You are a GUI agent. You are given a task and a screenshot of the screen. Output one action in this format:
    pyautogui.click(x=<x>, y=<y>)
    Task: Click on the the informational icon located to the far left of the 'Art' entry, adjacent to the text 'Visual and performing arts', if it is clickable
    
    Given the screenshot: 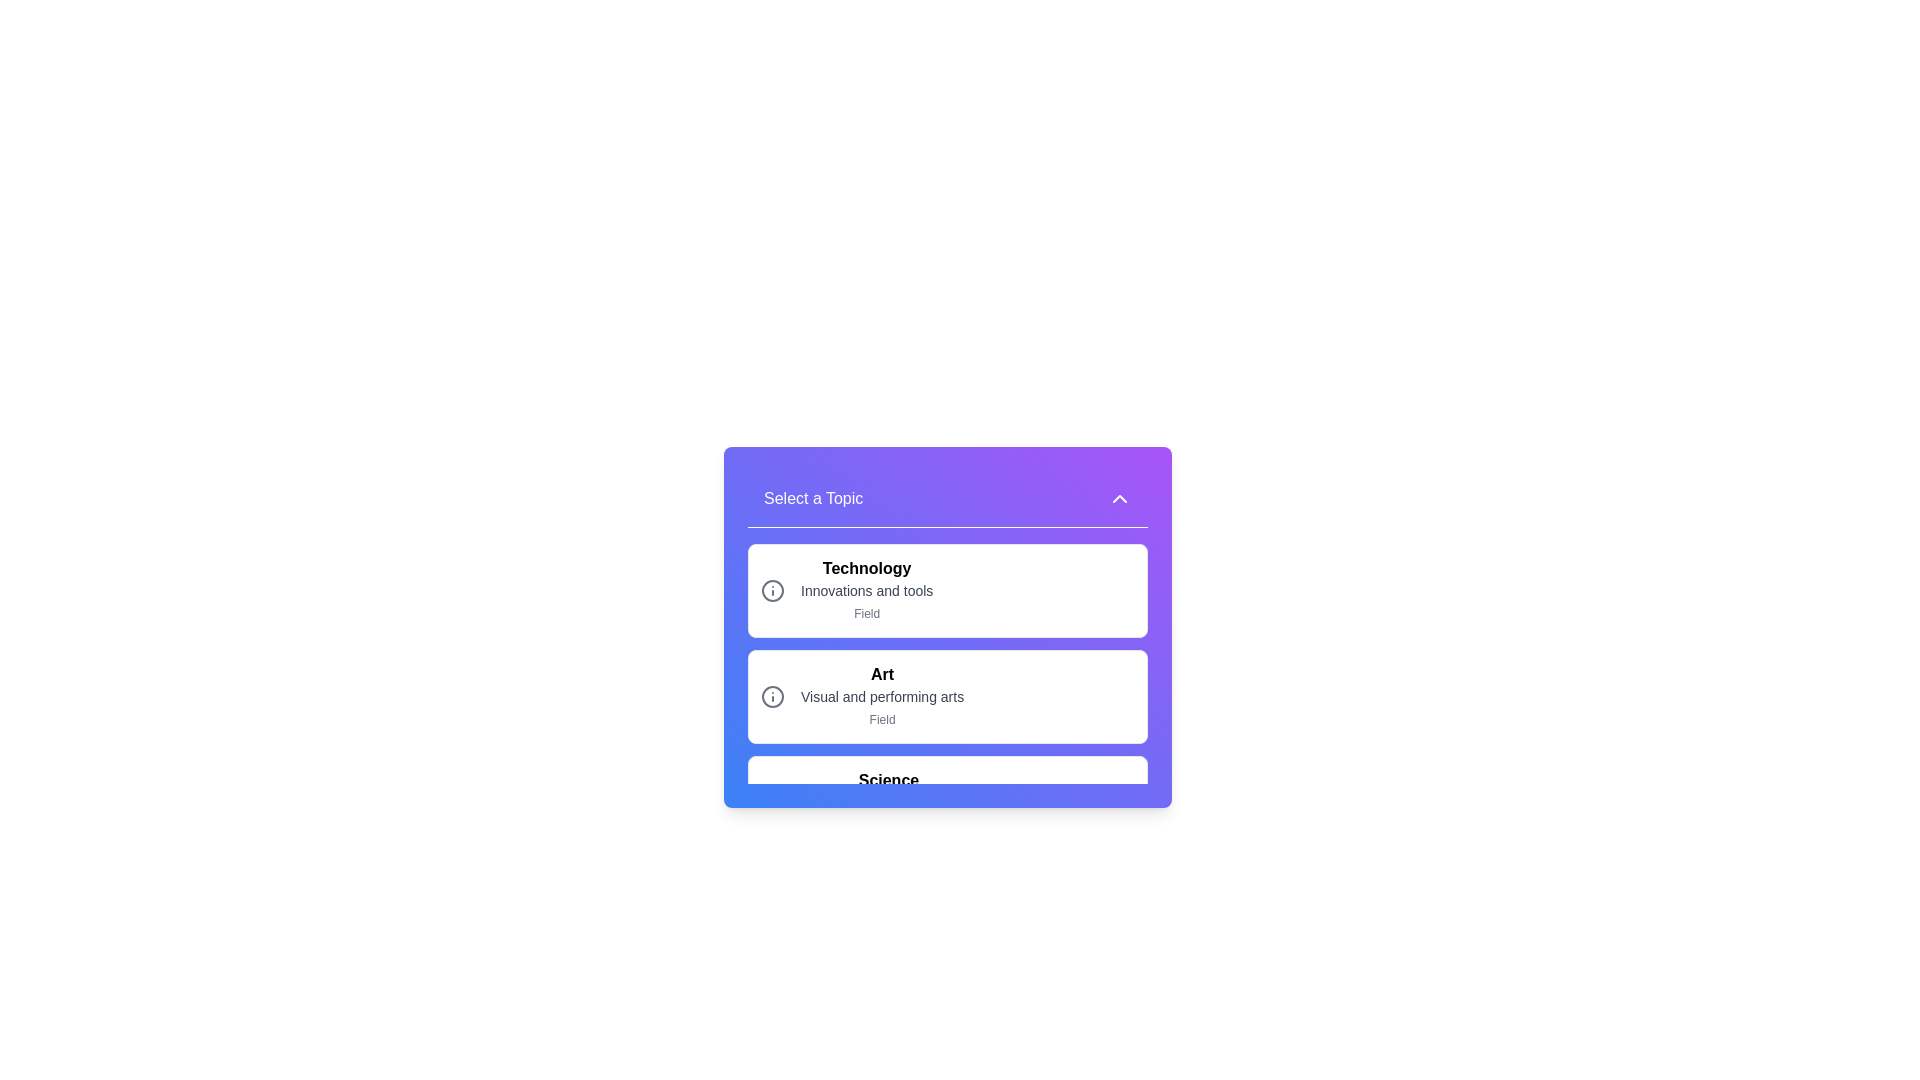 What is the action you would take?
    pyautogui.click(x=771, y=696)
    